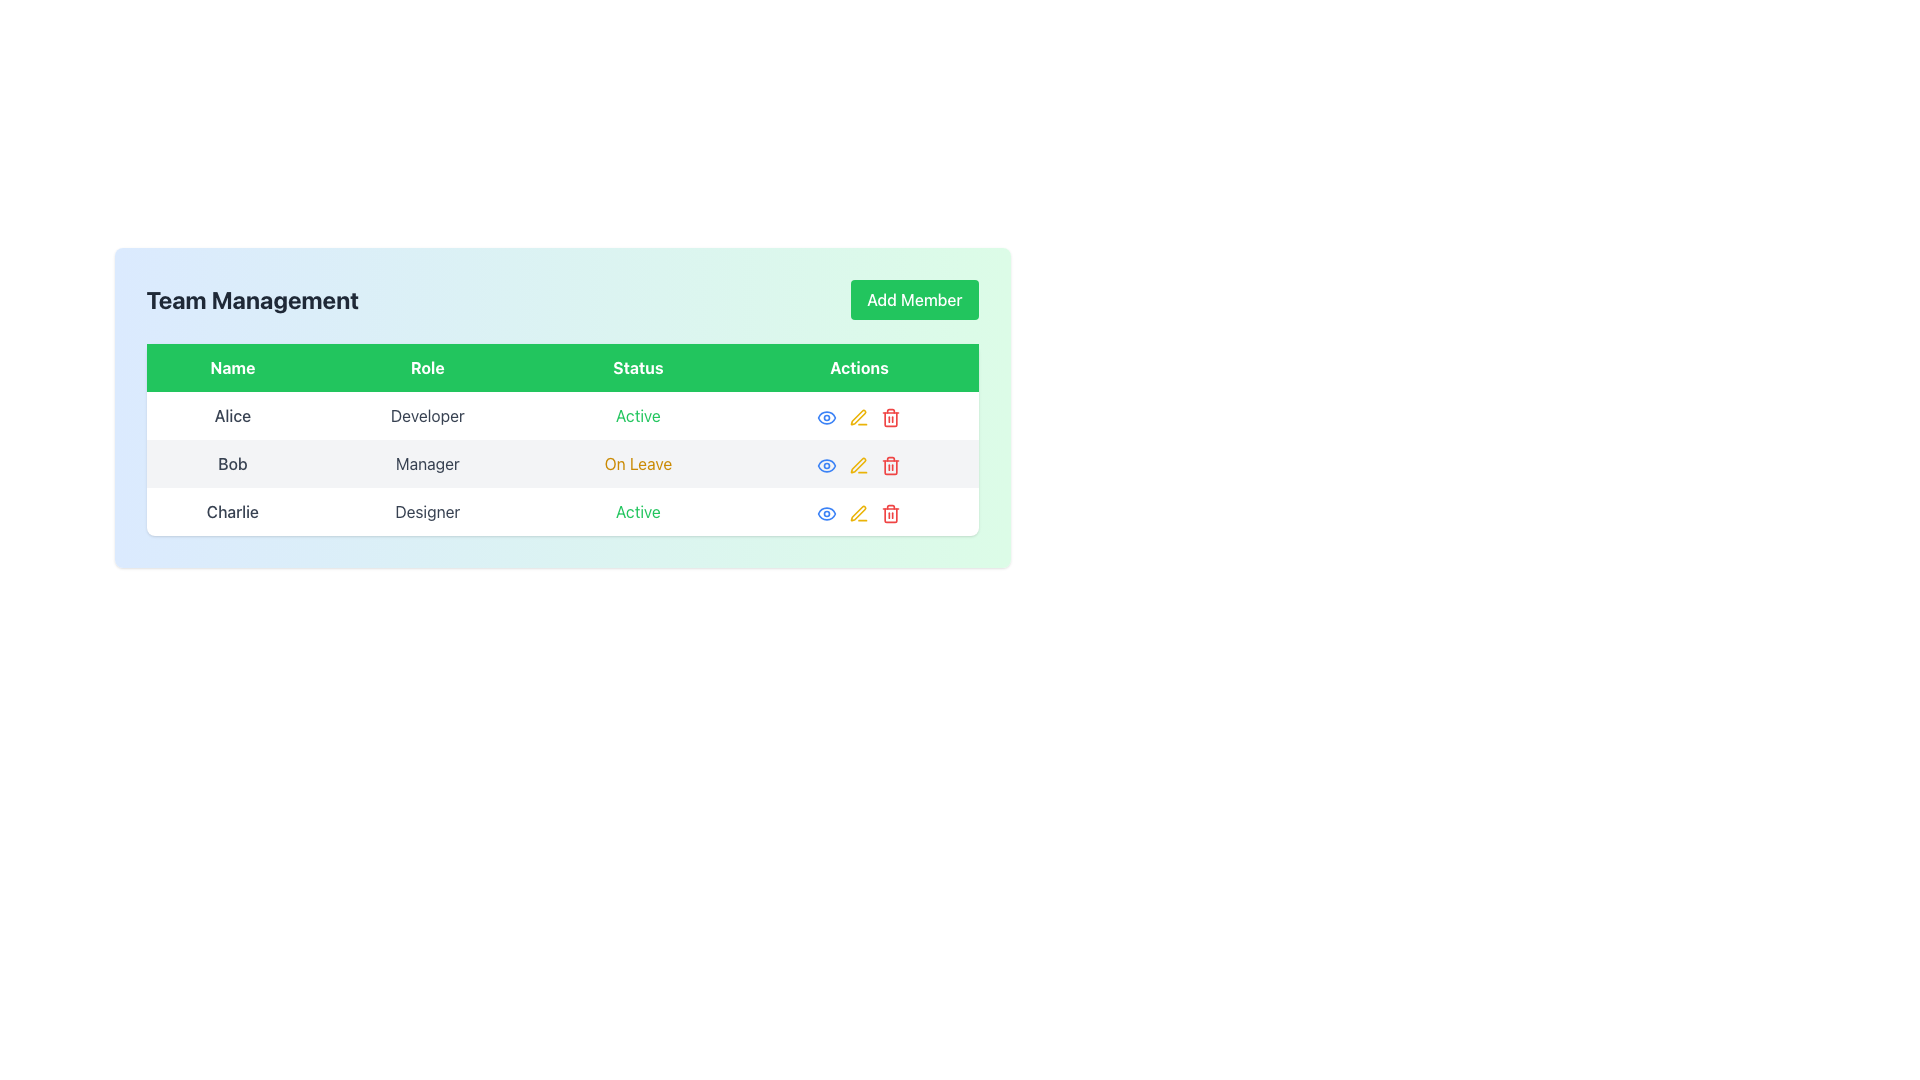 This screenshot has width=1920, height=1080. I want to click on the button located to the far right of the 'Team Management' section, so click(913, 300).